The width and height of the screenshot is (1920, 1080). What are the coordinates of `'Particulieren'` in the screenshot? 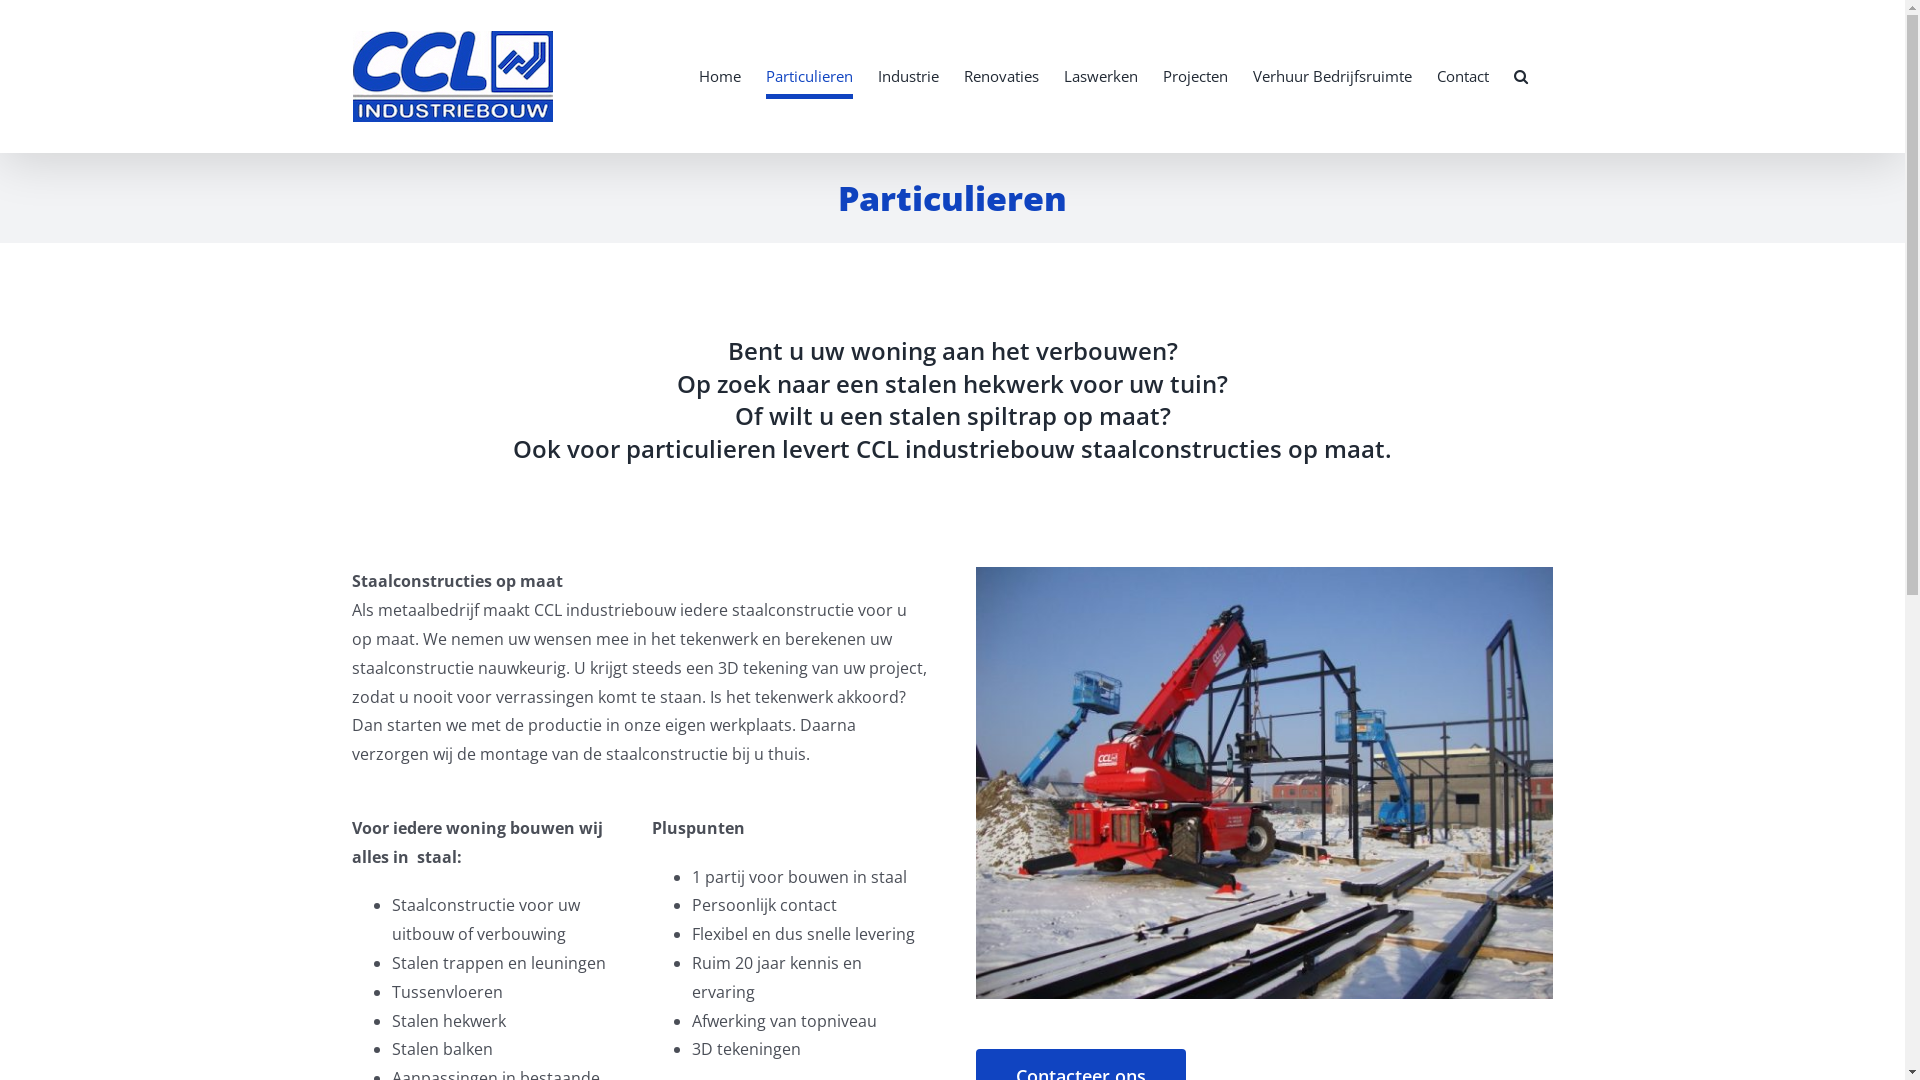 It's located at (809, 75).